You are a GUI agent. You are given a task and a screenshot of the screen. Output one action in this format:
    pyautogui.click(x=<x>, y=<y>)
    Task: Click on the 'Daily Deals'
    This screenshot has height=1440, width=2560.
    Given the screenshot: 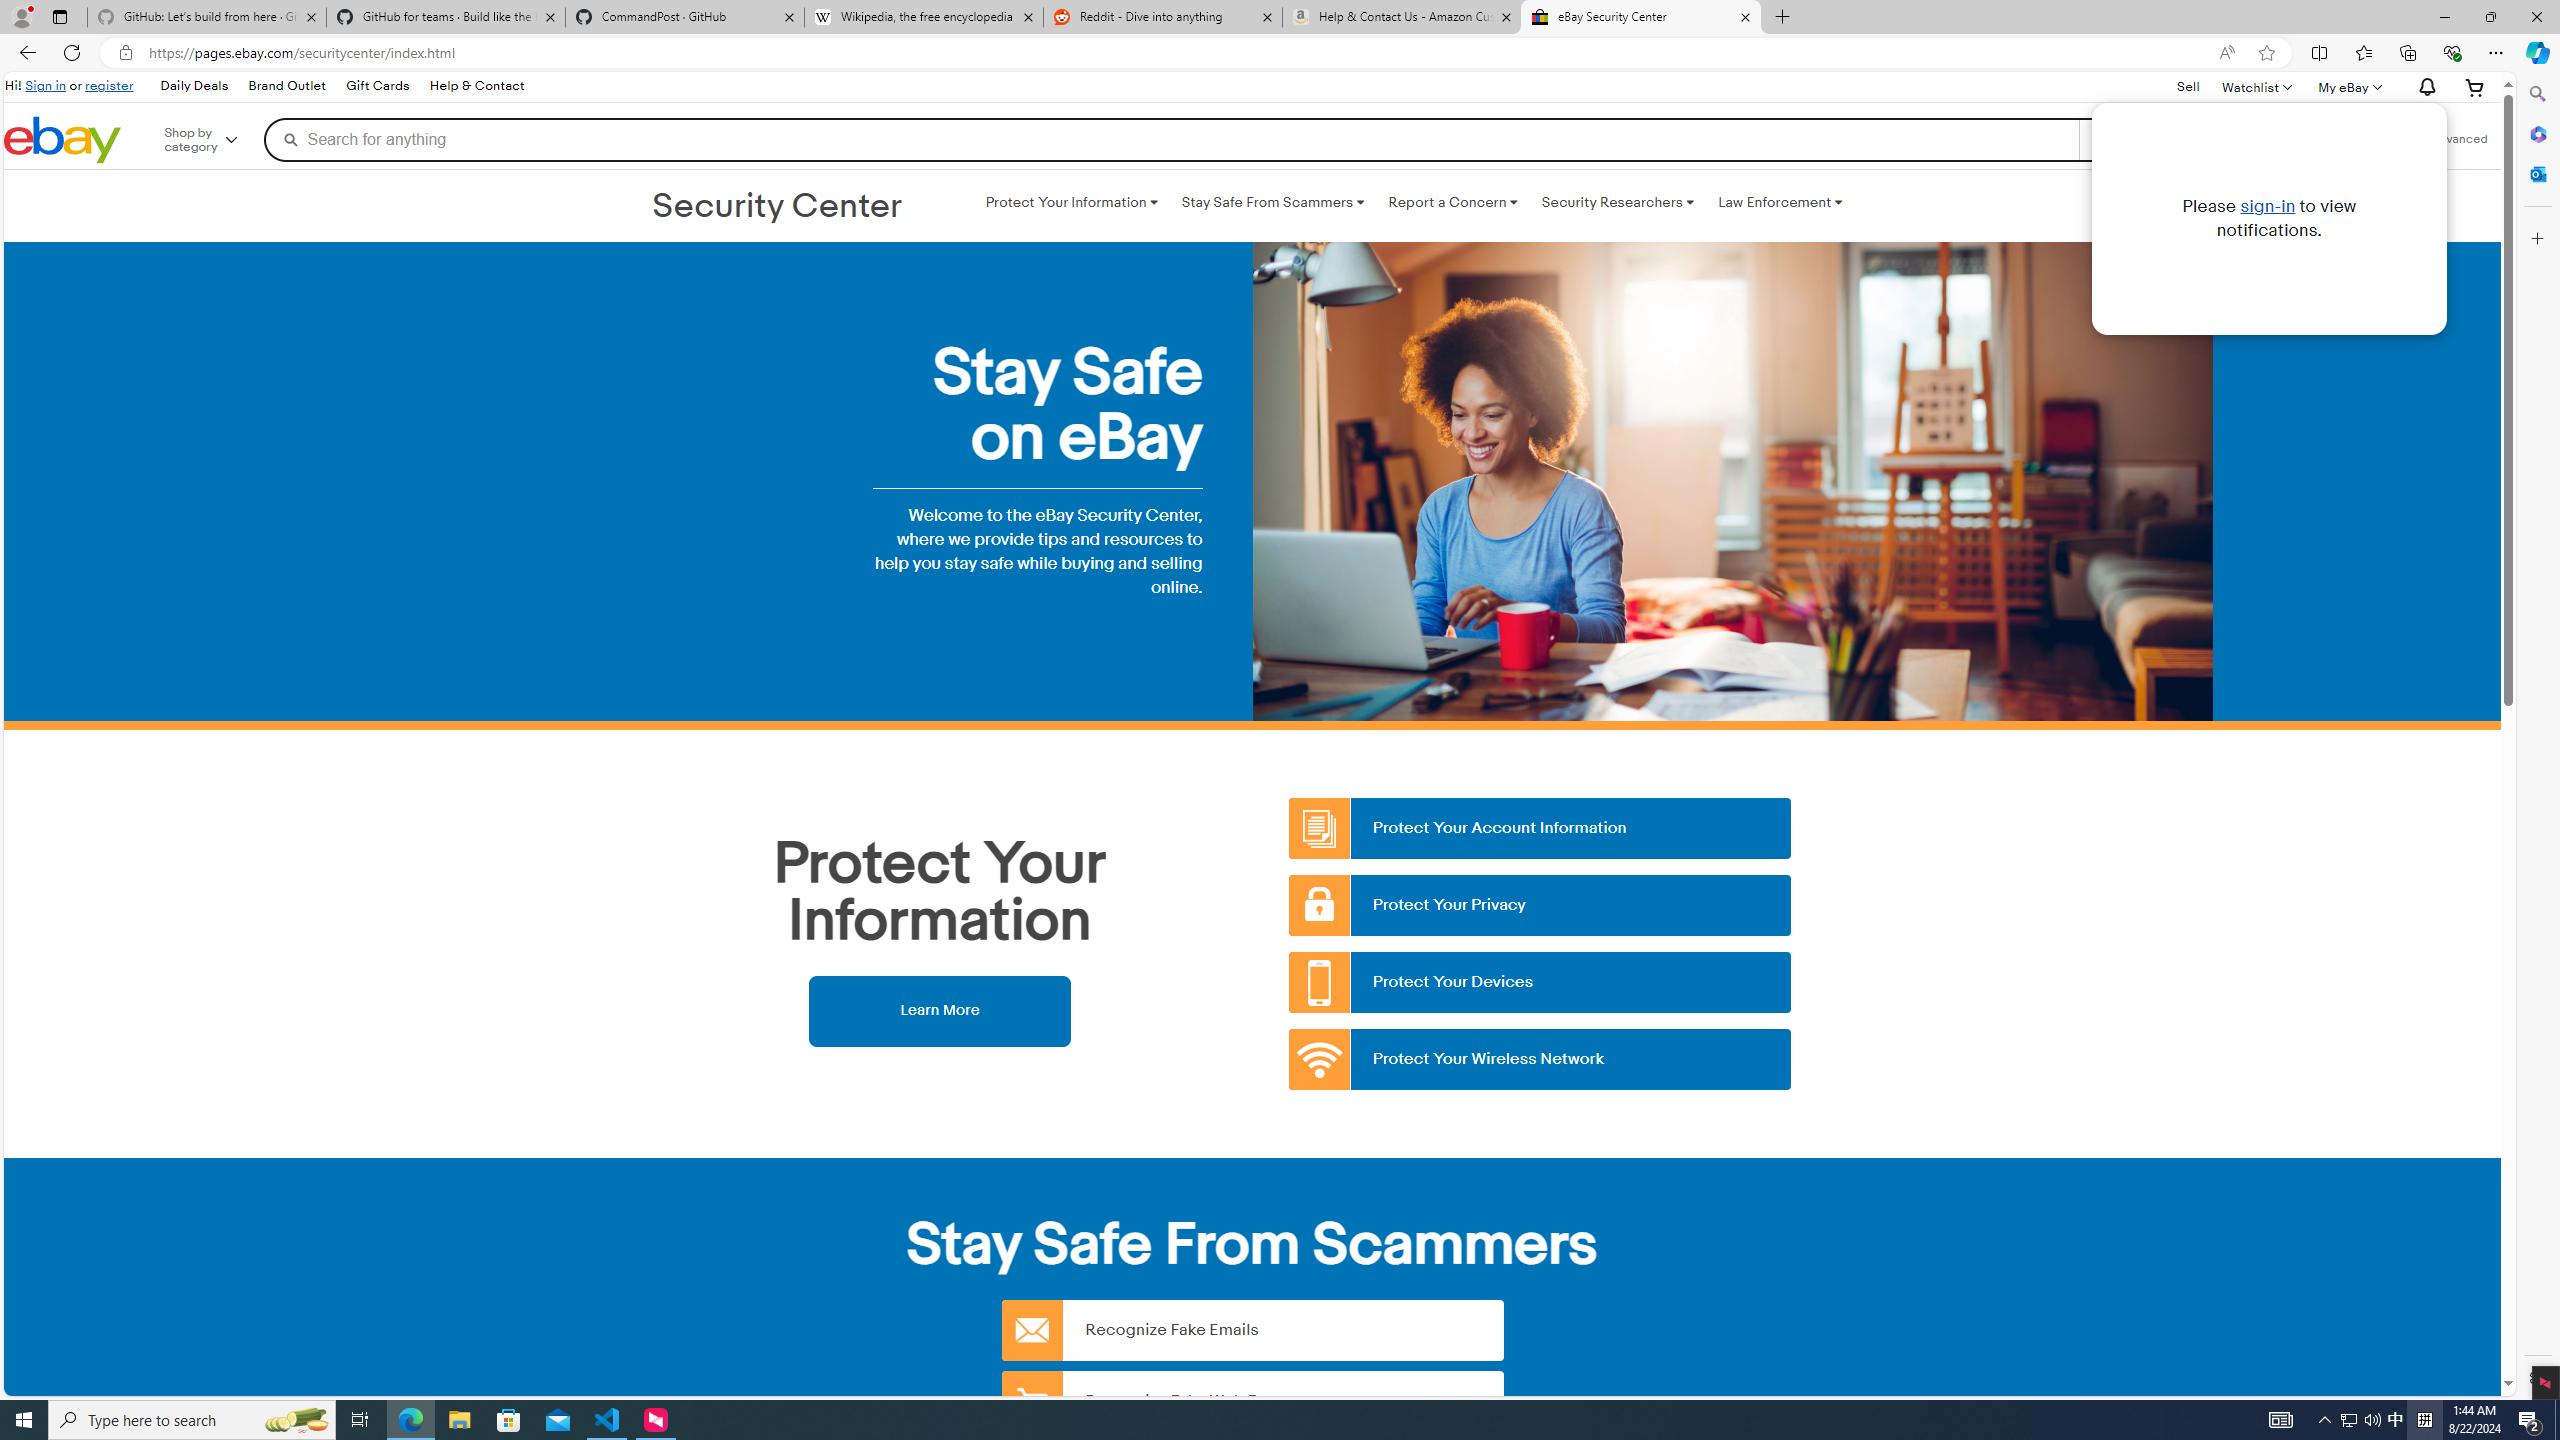 What is the action you would take?
    pyautogui.click(x=192, y=87)
    